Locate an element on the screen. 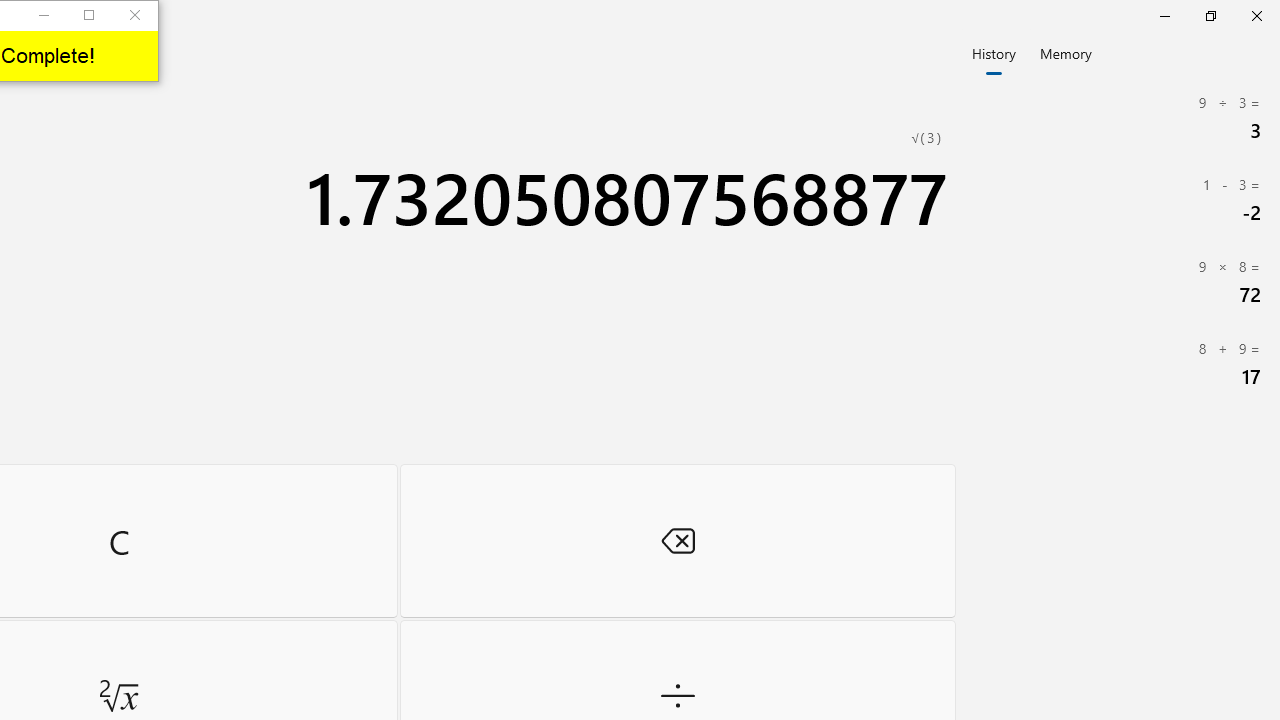 The image size is (1280, 720). '1 Minus ( 3= Minus (2' is located at coordinates (1120, 200).